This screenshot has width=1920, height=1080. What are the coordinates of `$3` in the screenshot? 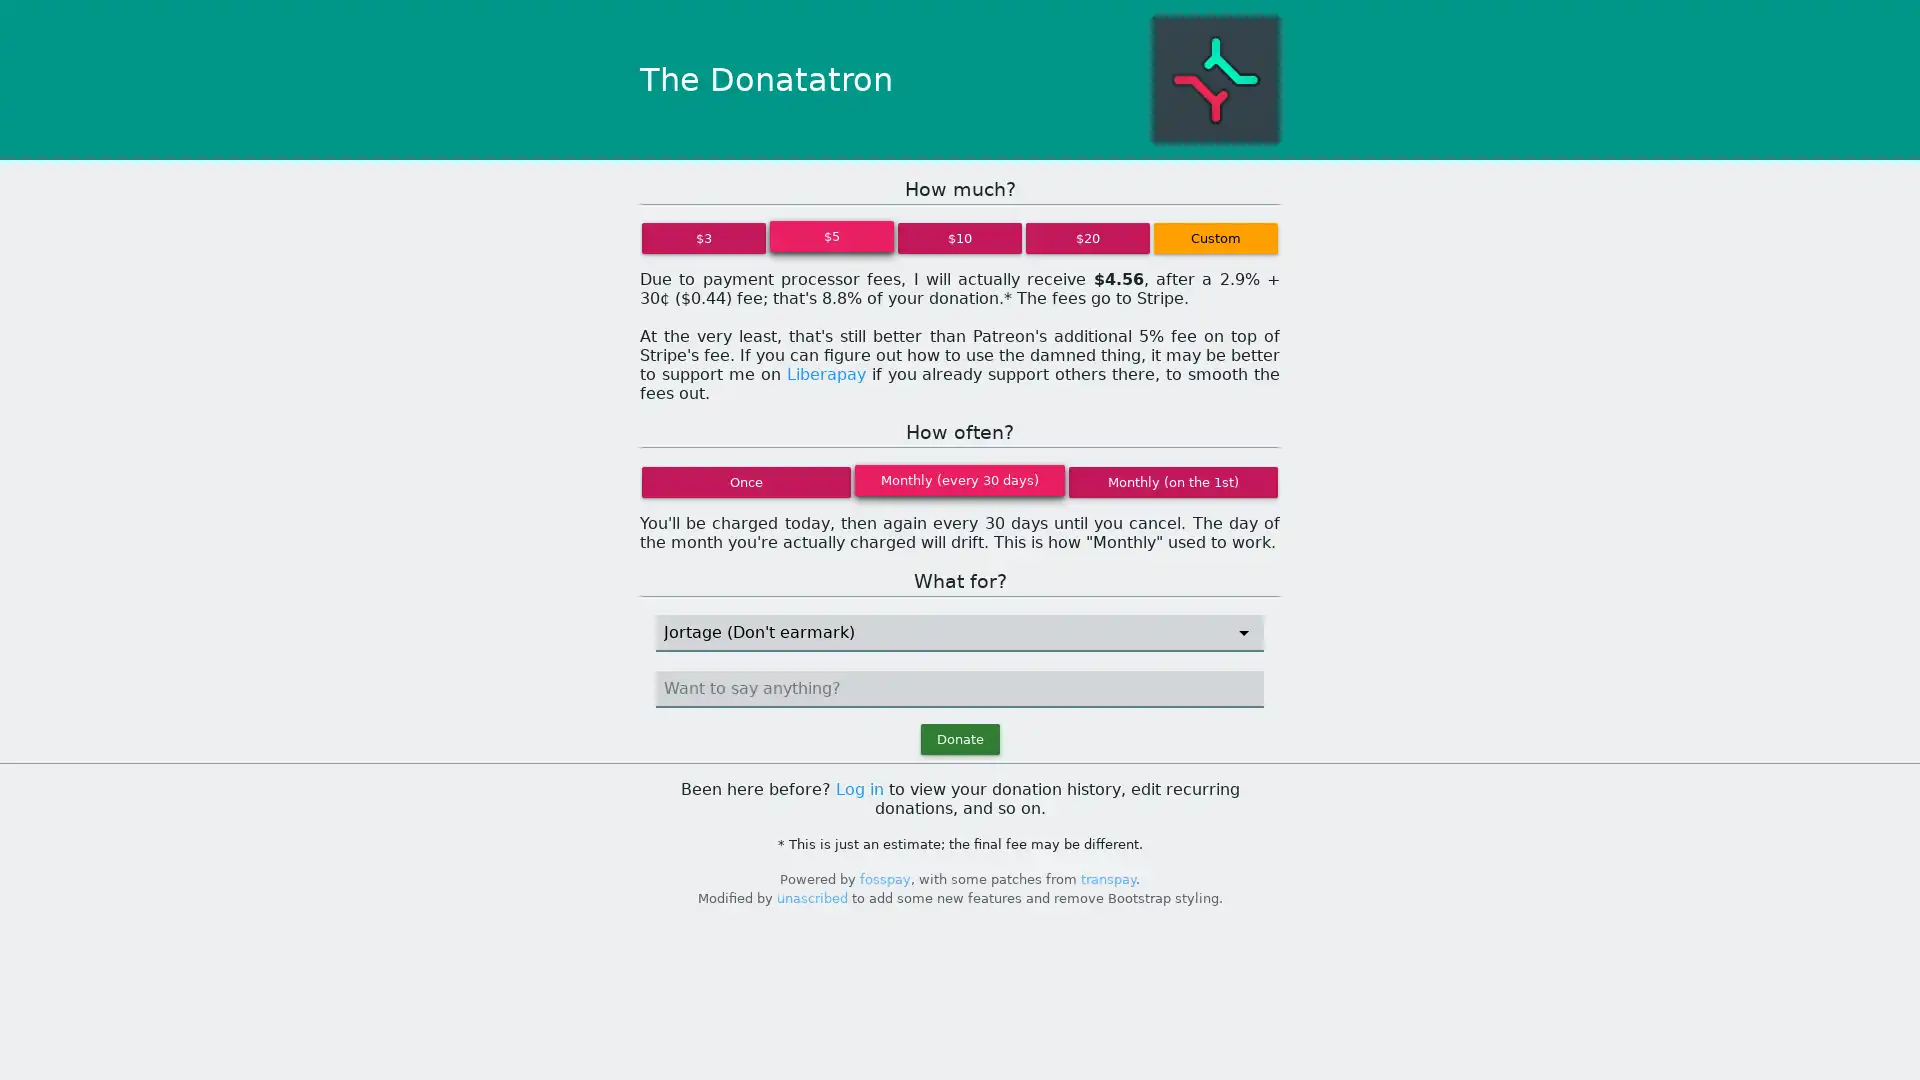 It's located at (704, 237).